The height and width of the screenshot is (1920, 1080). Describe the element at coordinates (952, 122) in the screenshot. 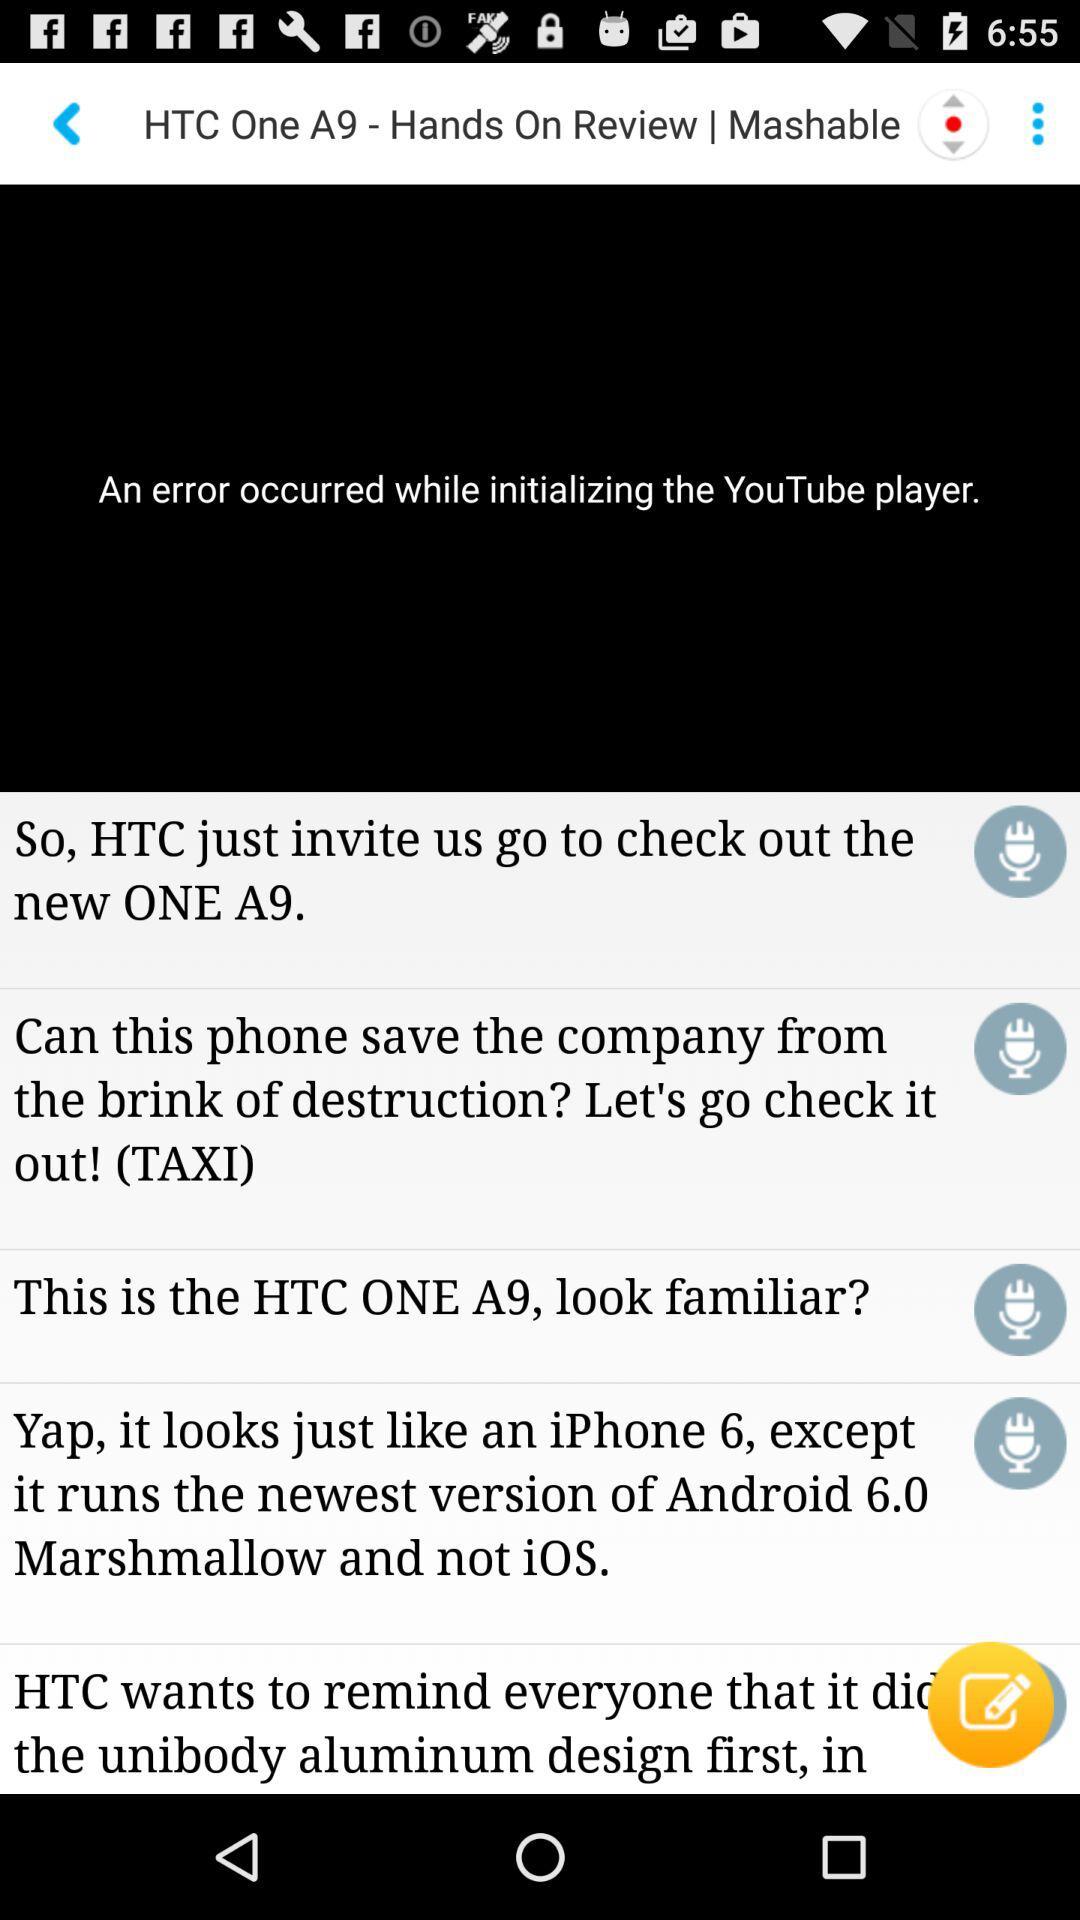

I see `the icon to the right of the htc one a9` at that location.